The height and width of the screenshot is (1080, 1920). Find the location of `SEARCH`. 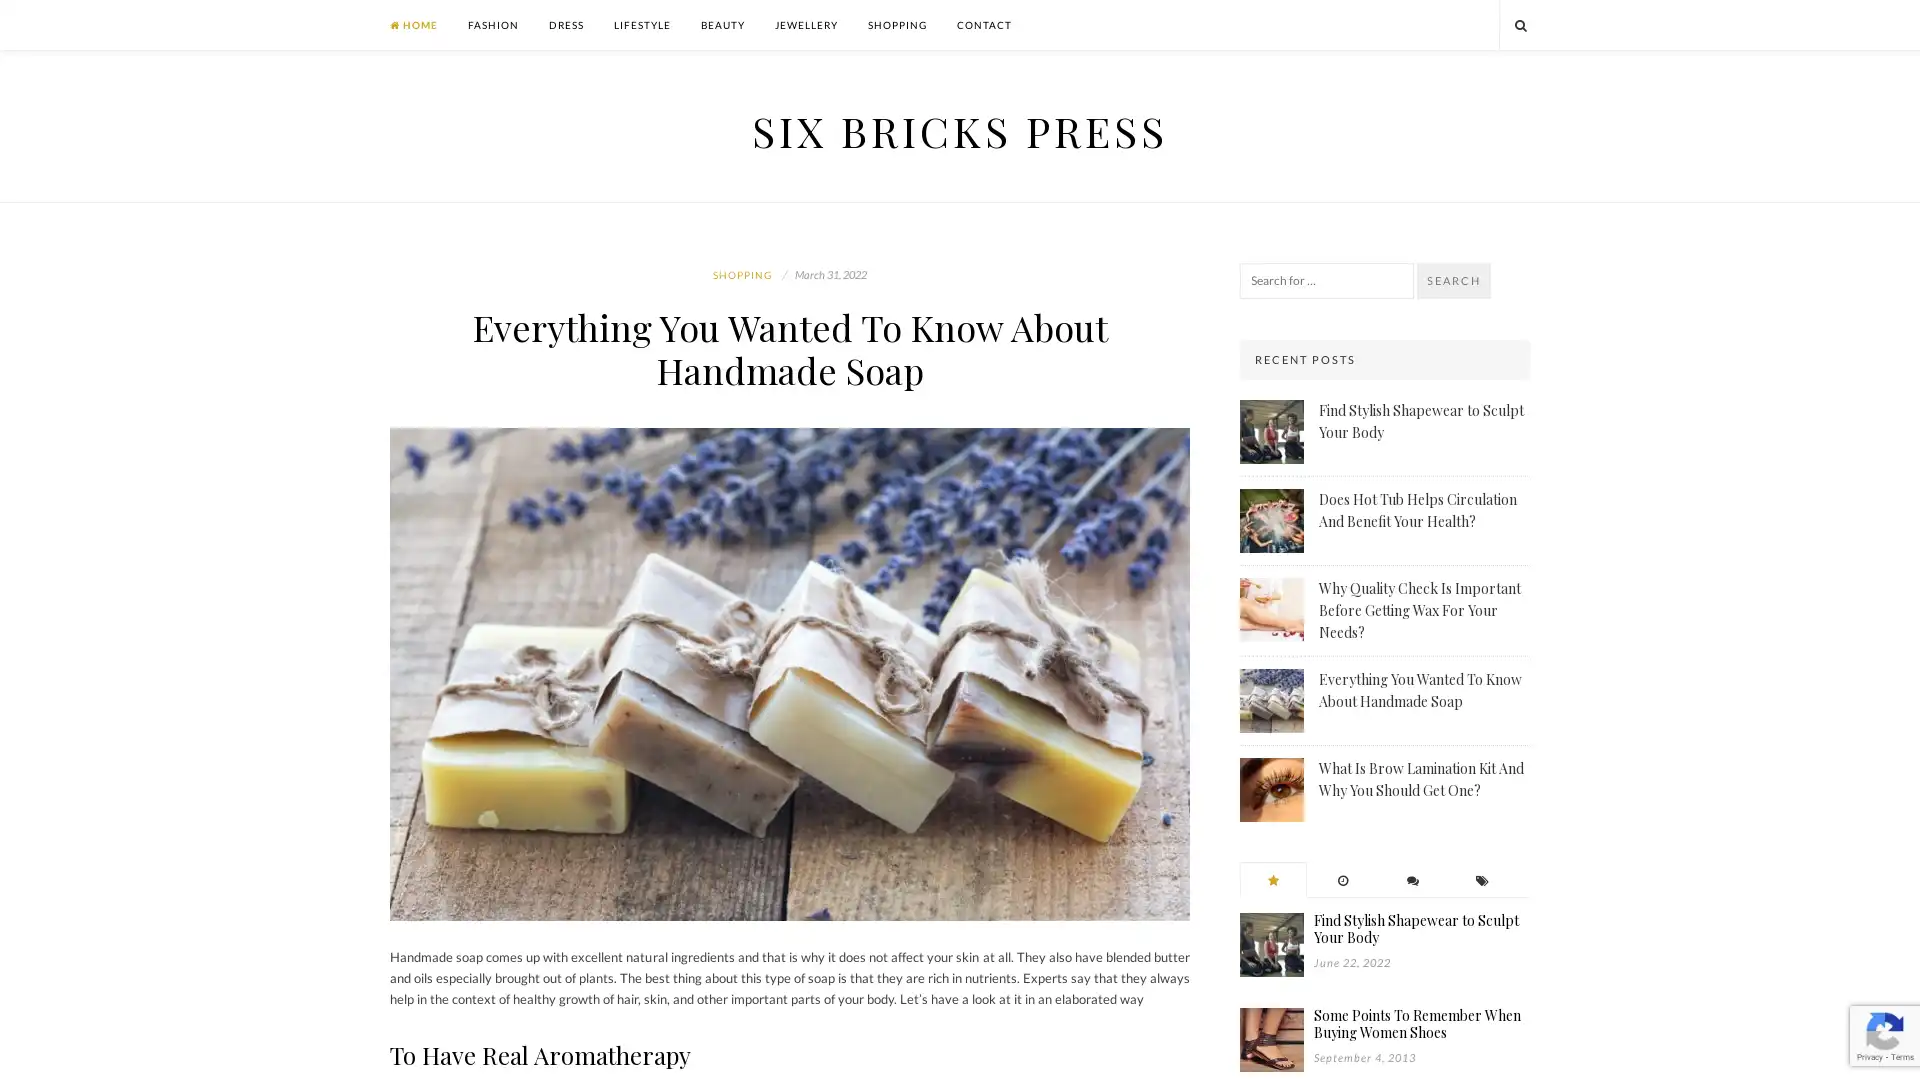

SEARCH is located at coordinates (1454, 281).